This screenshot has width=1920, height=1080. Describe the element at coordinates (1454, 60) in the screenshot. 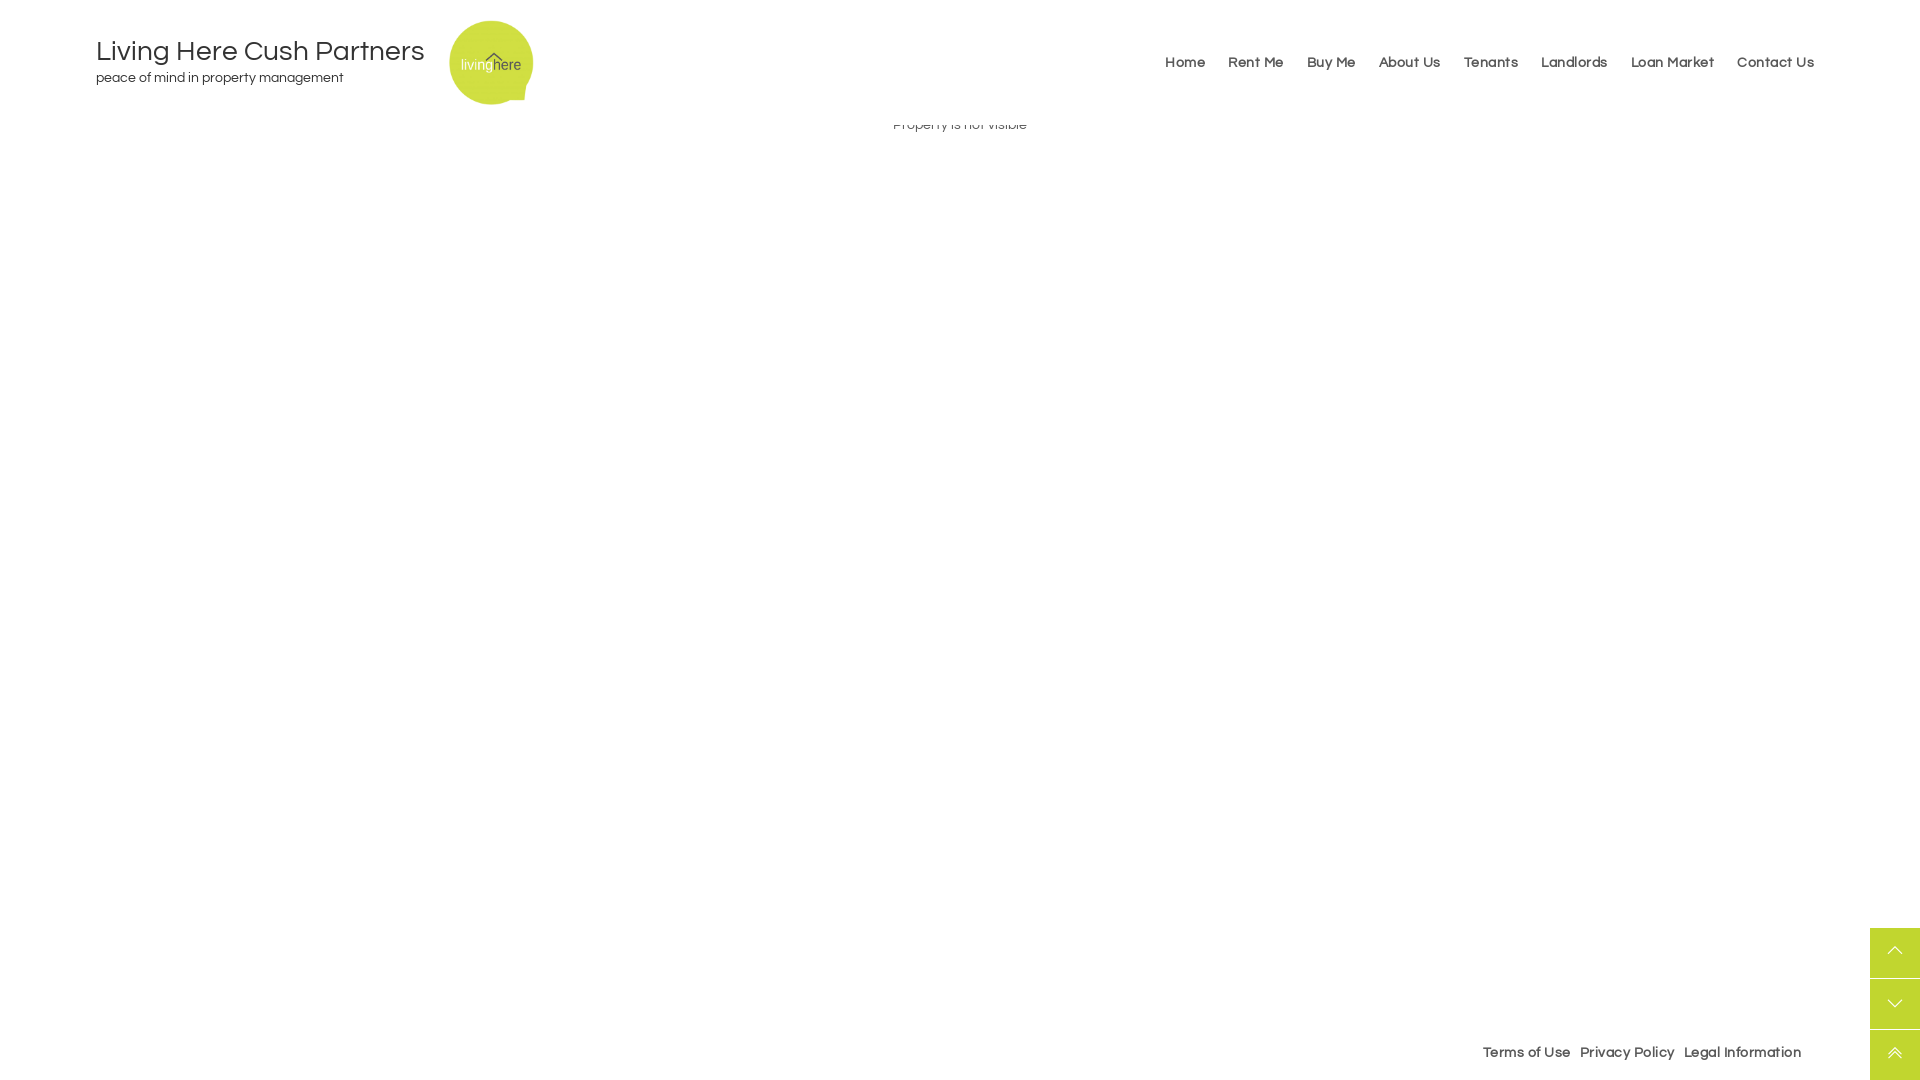

I see `'Tenants'` at that location.